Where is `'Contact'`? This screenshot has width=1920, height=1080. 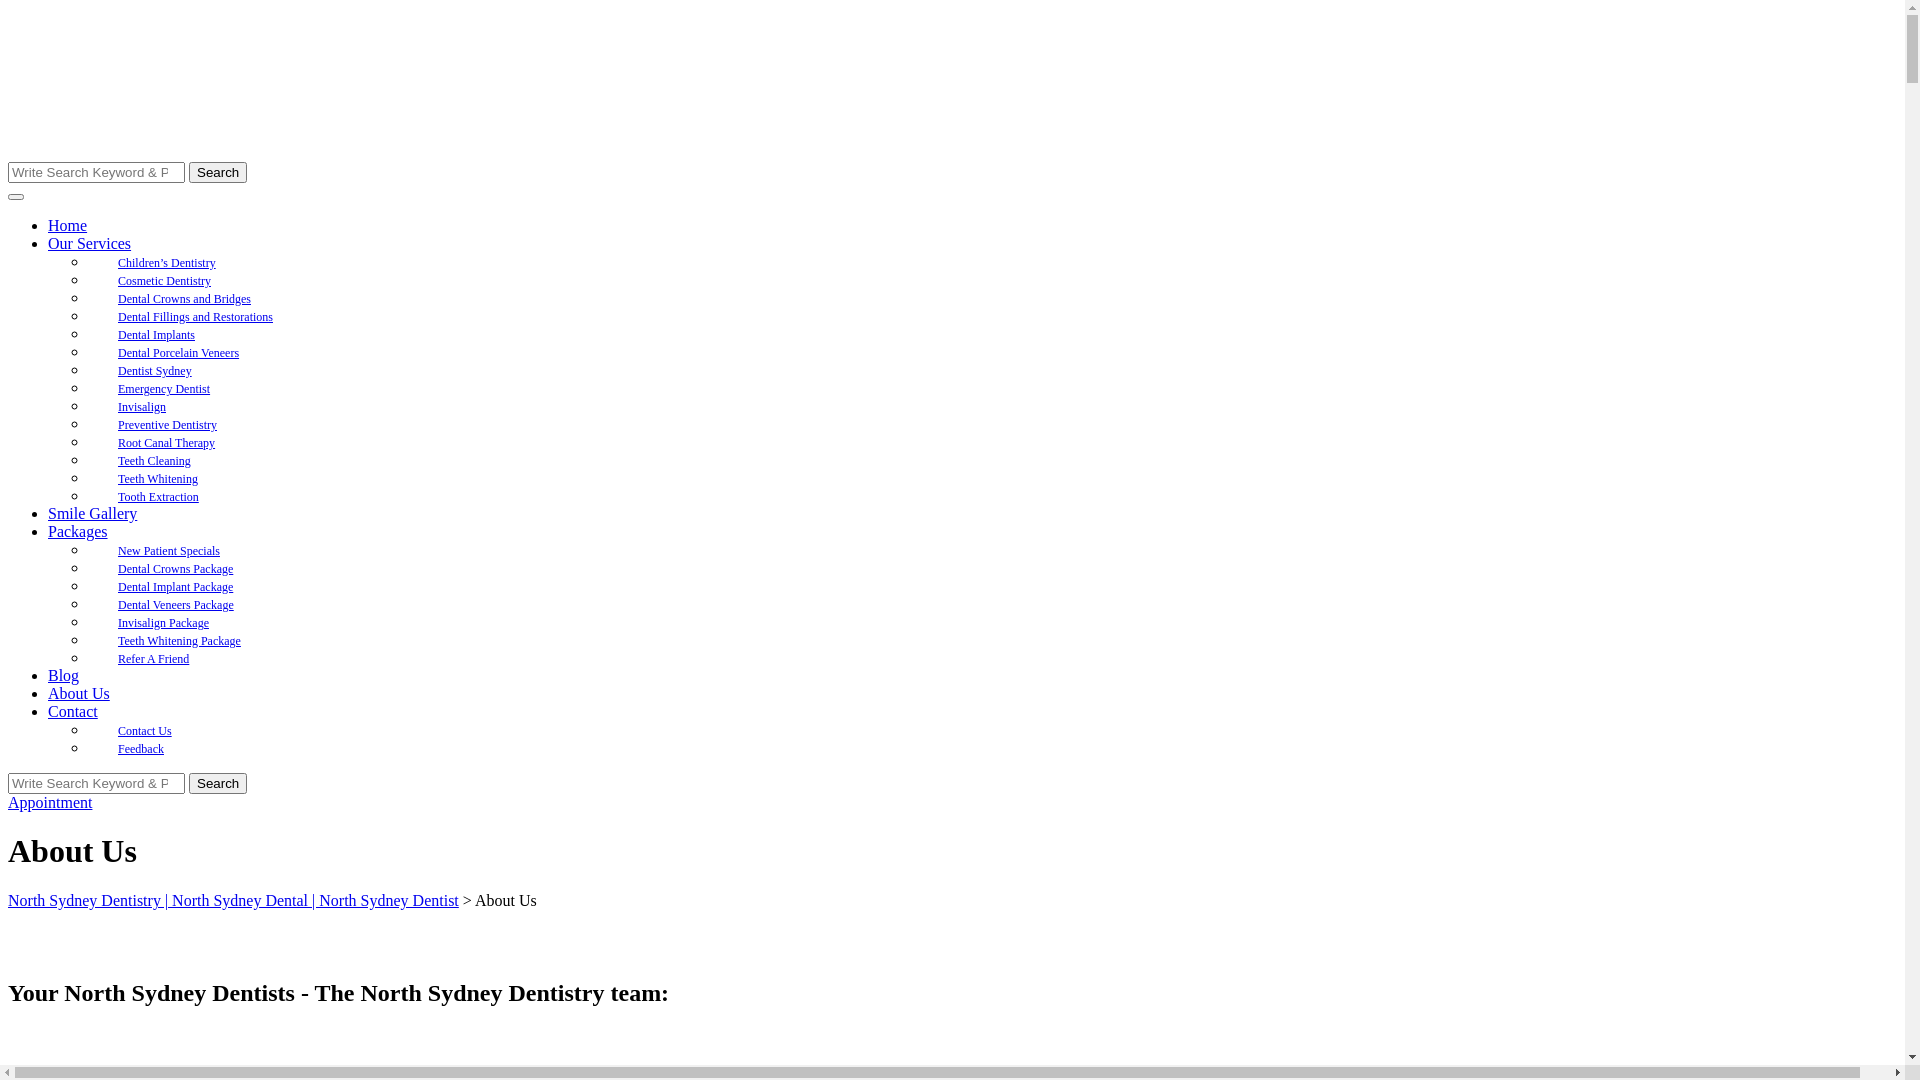
'Contact' is located at coordinates (72, 710).